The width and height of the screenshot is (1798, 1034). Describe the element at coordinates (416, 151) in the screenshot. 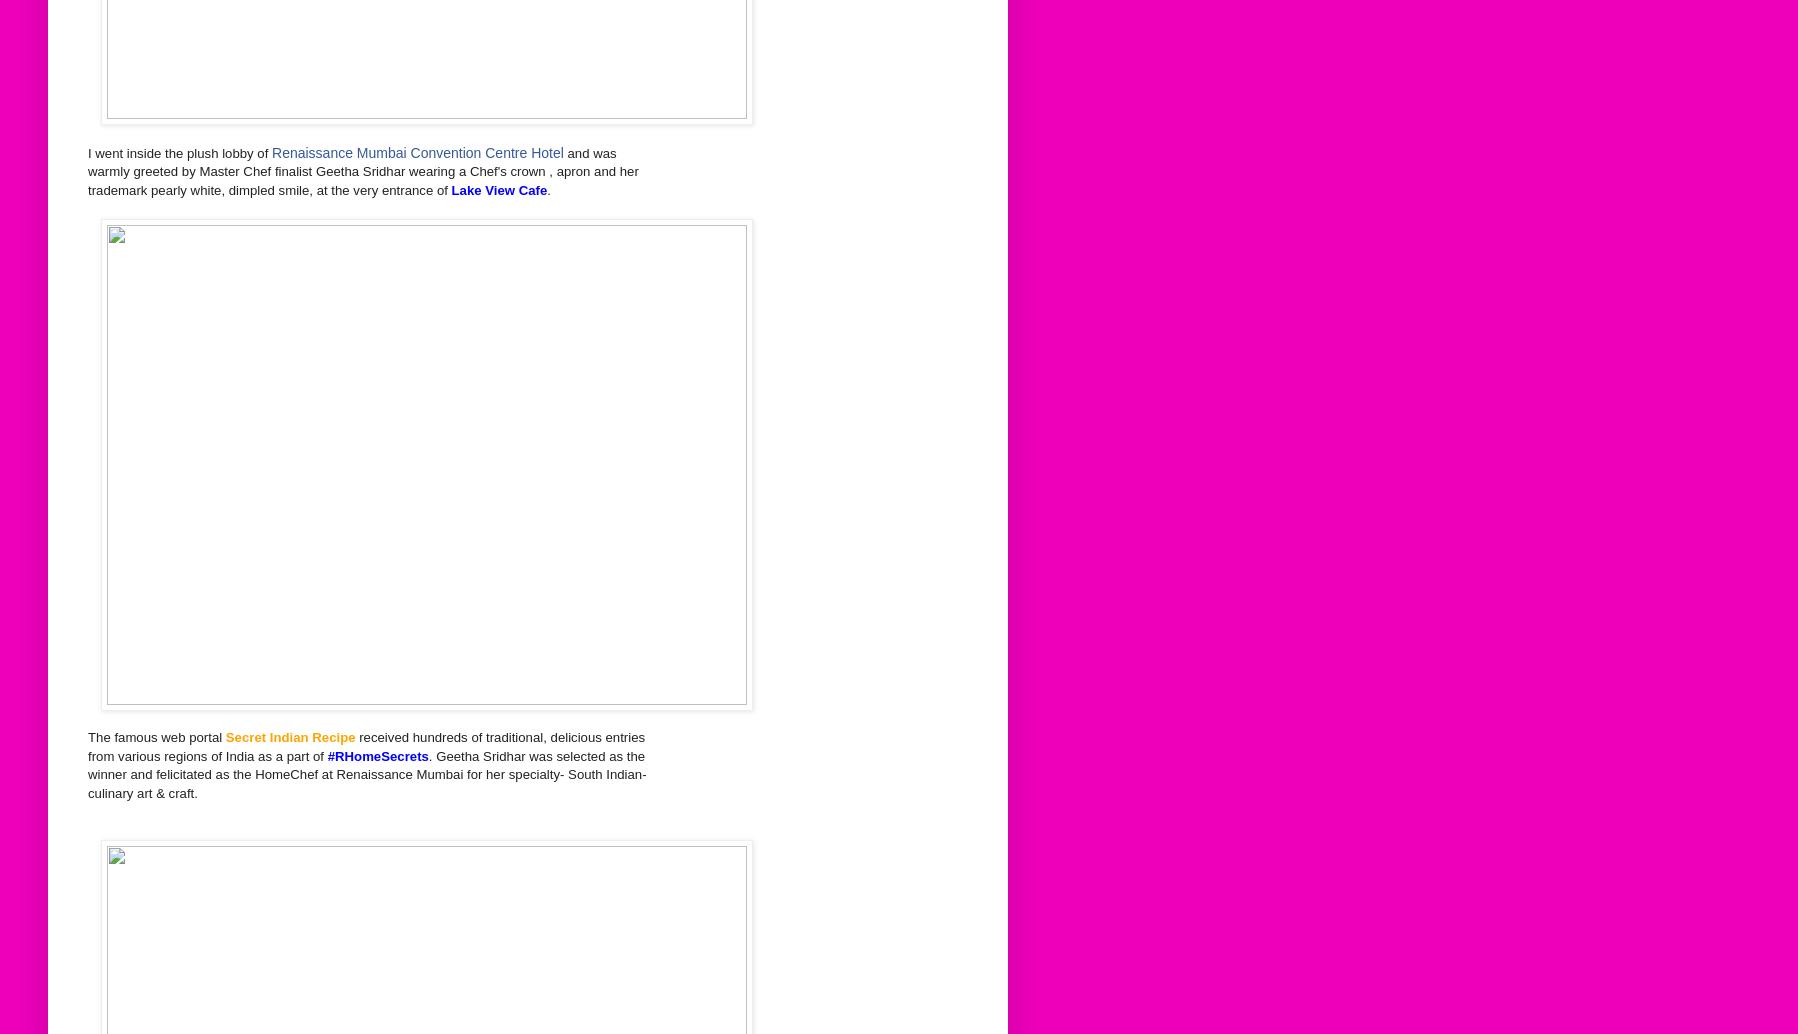

I see `'Renaissance Mumbai Convention Centre Hotel'` at that location.